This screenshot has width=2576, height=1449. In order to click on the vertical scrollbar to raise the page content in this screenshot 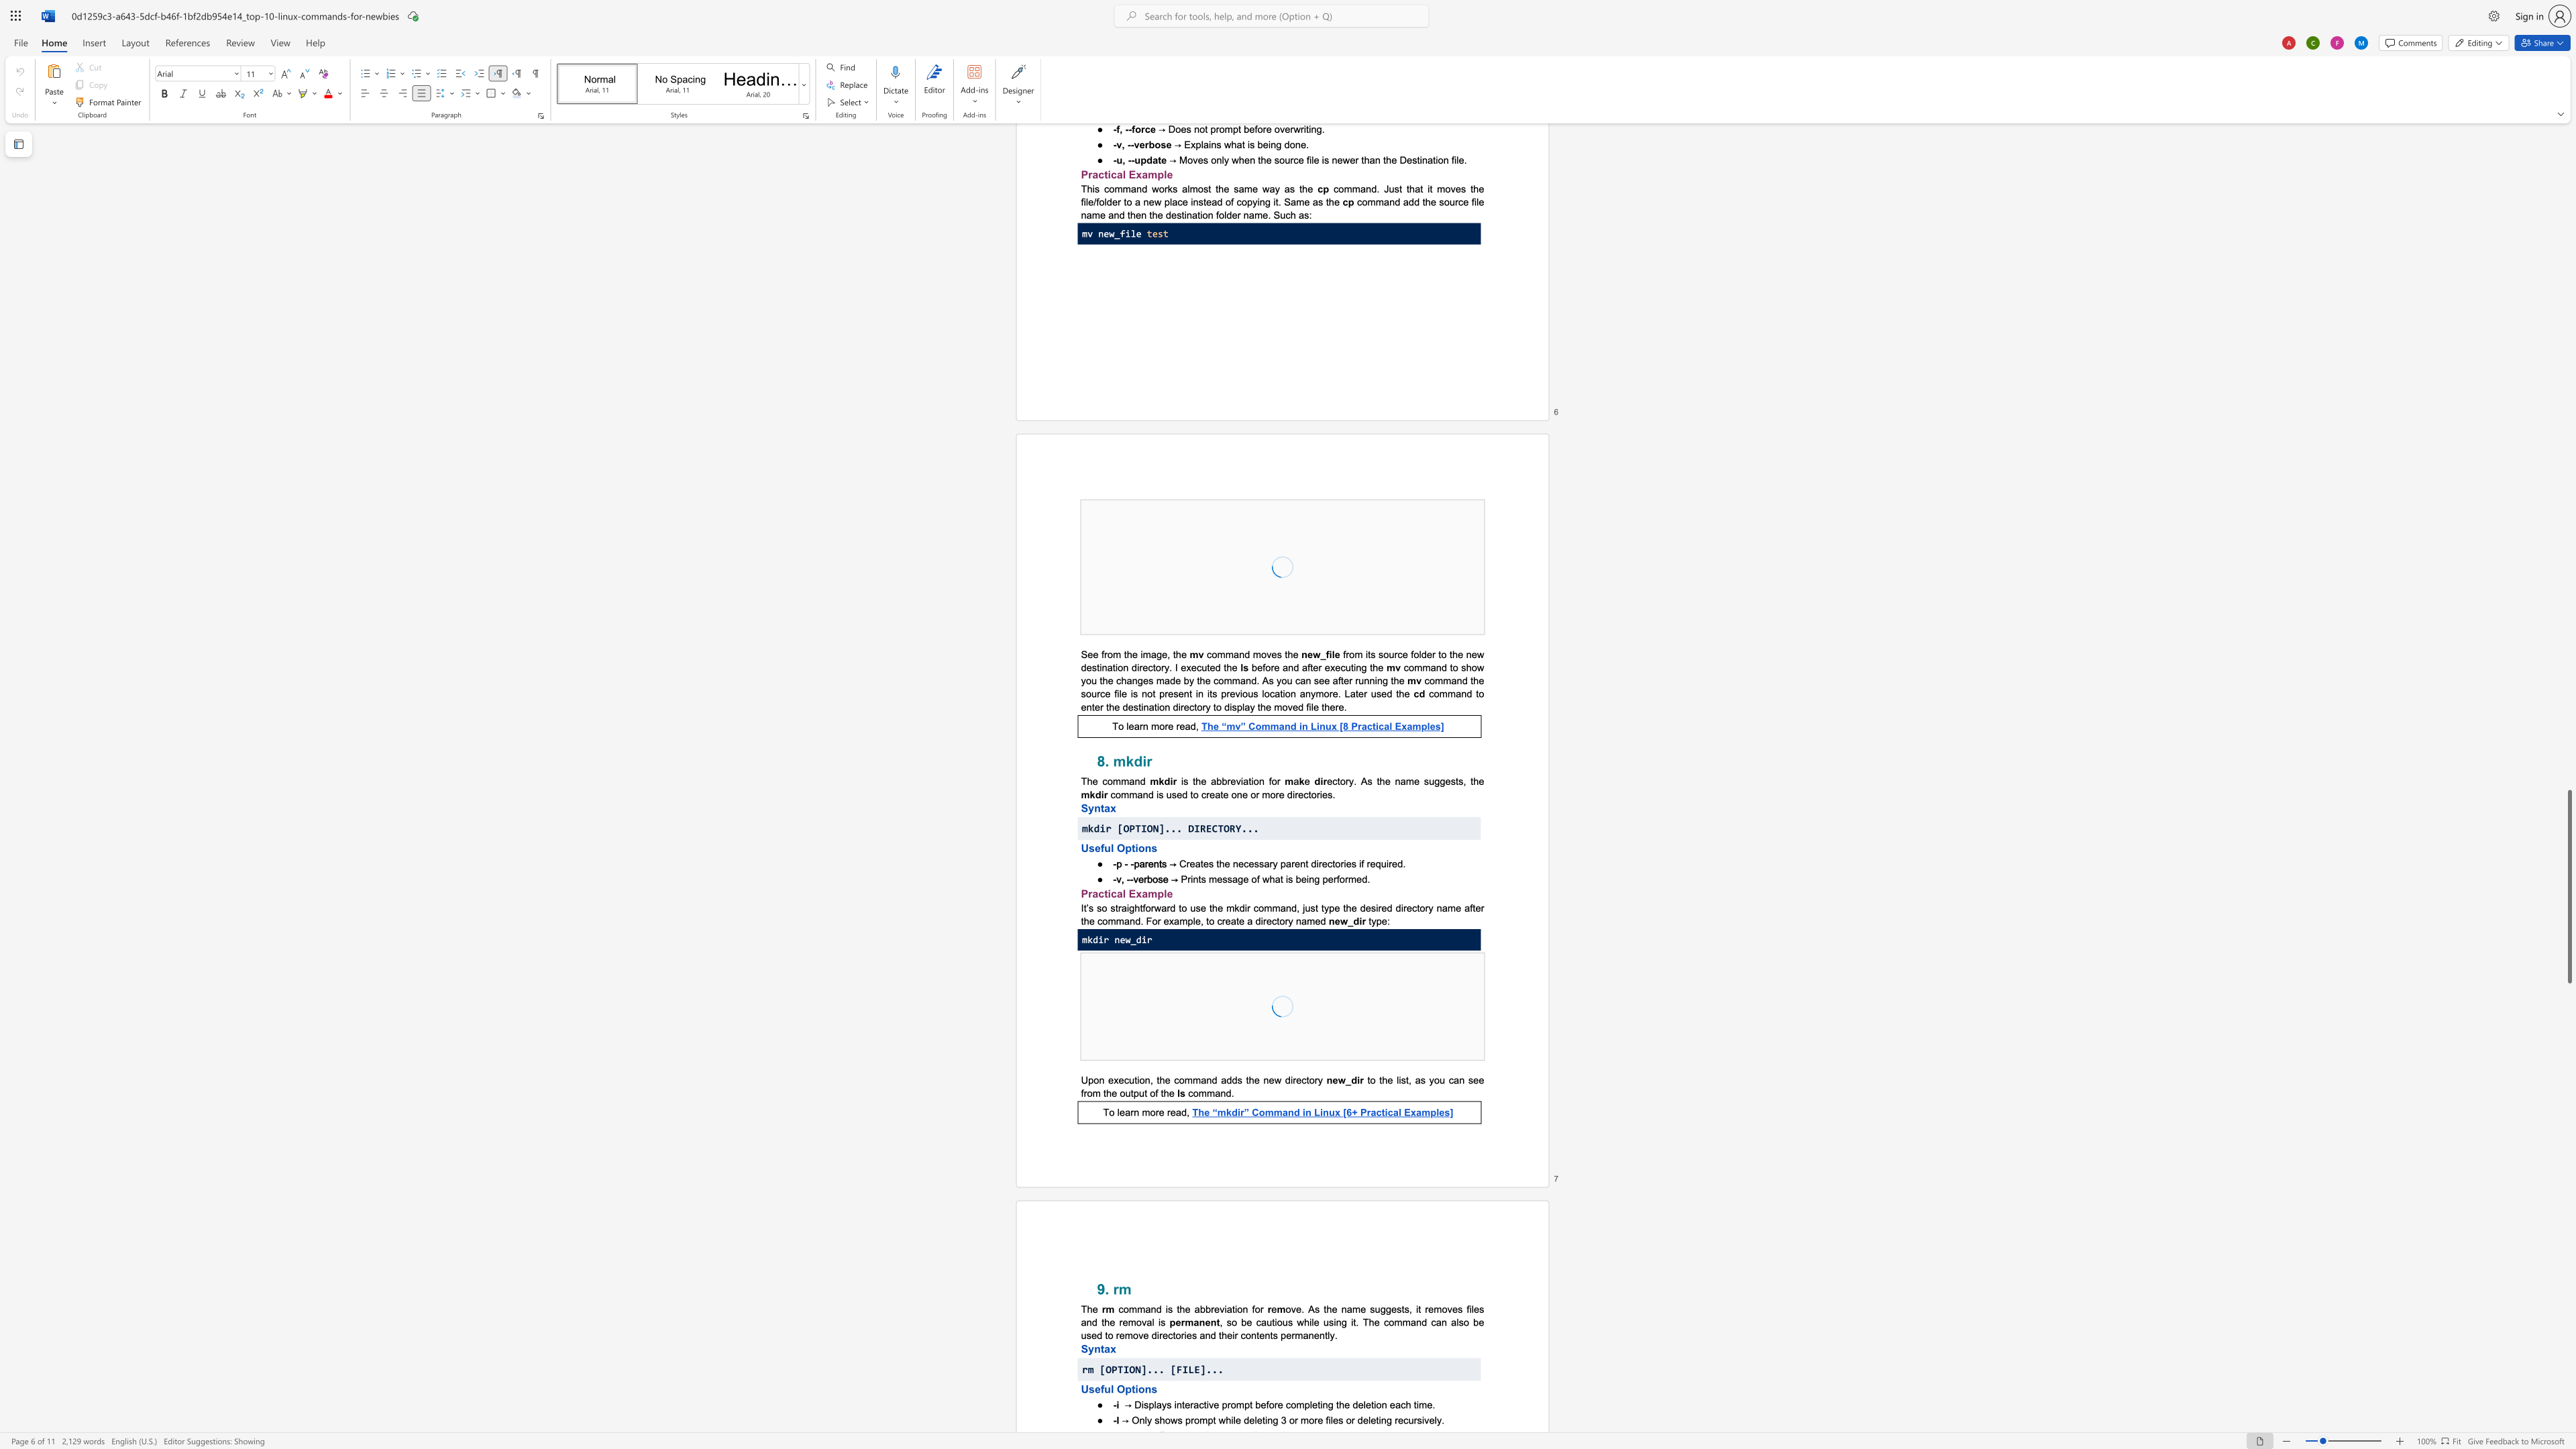, I will do `click(2568, 522)`.